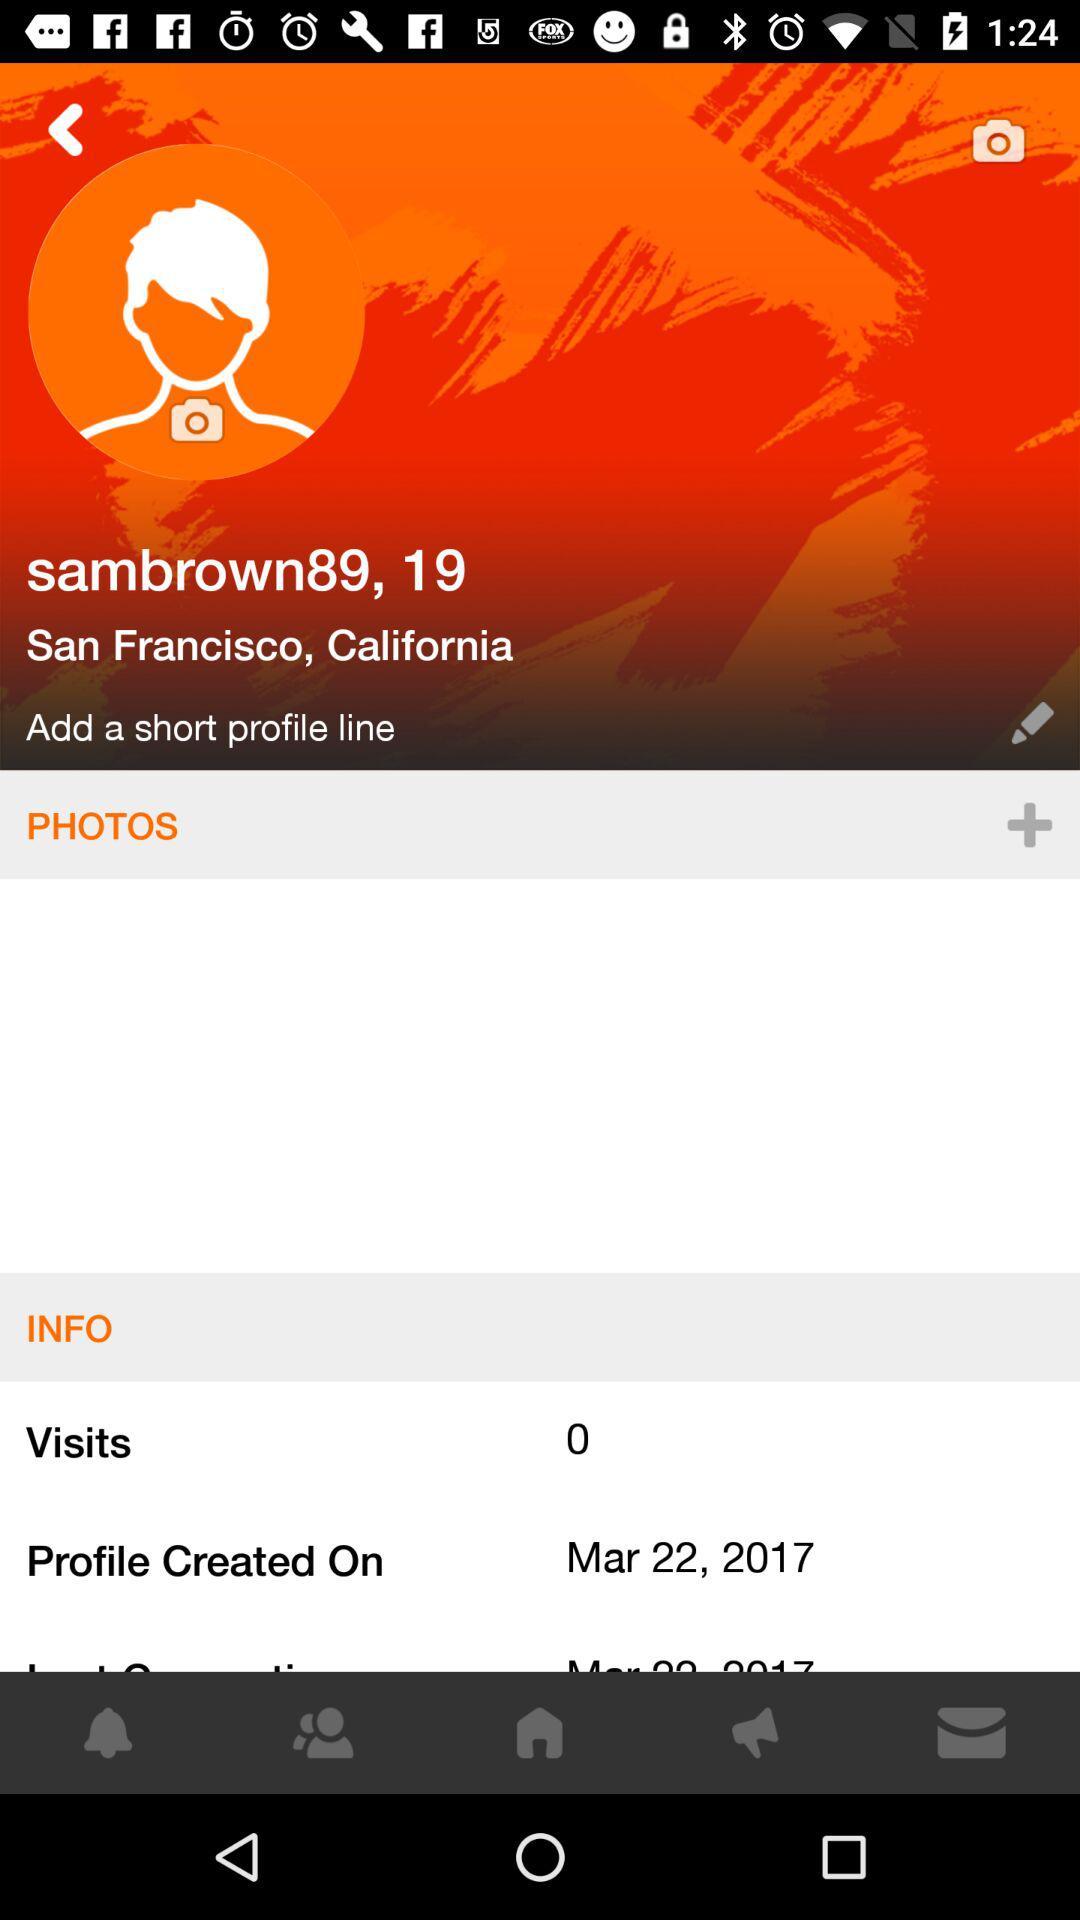 The width and height of the screenshot is (1080, 1920). What do you see at coordinates (1032, 722) in the screenshot?
I see `item next to add a short item` at bounding box center [1032, 722].